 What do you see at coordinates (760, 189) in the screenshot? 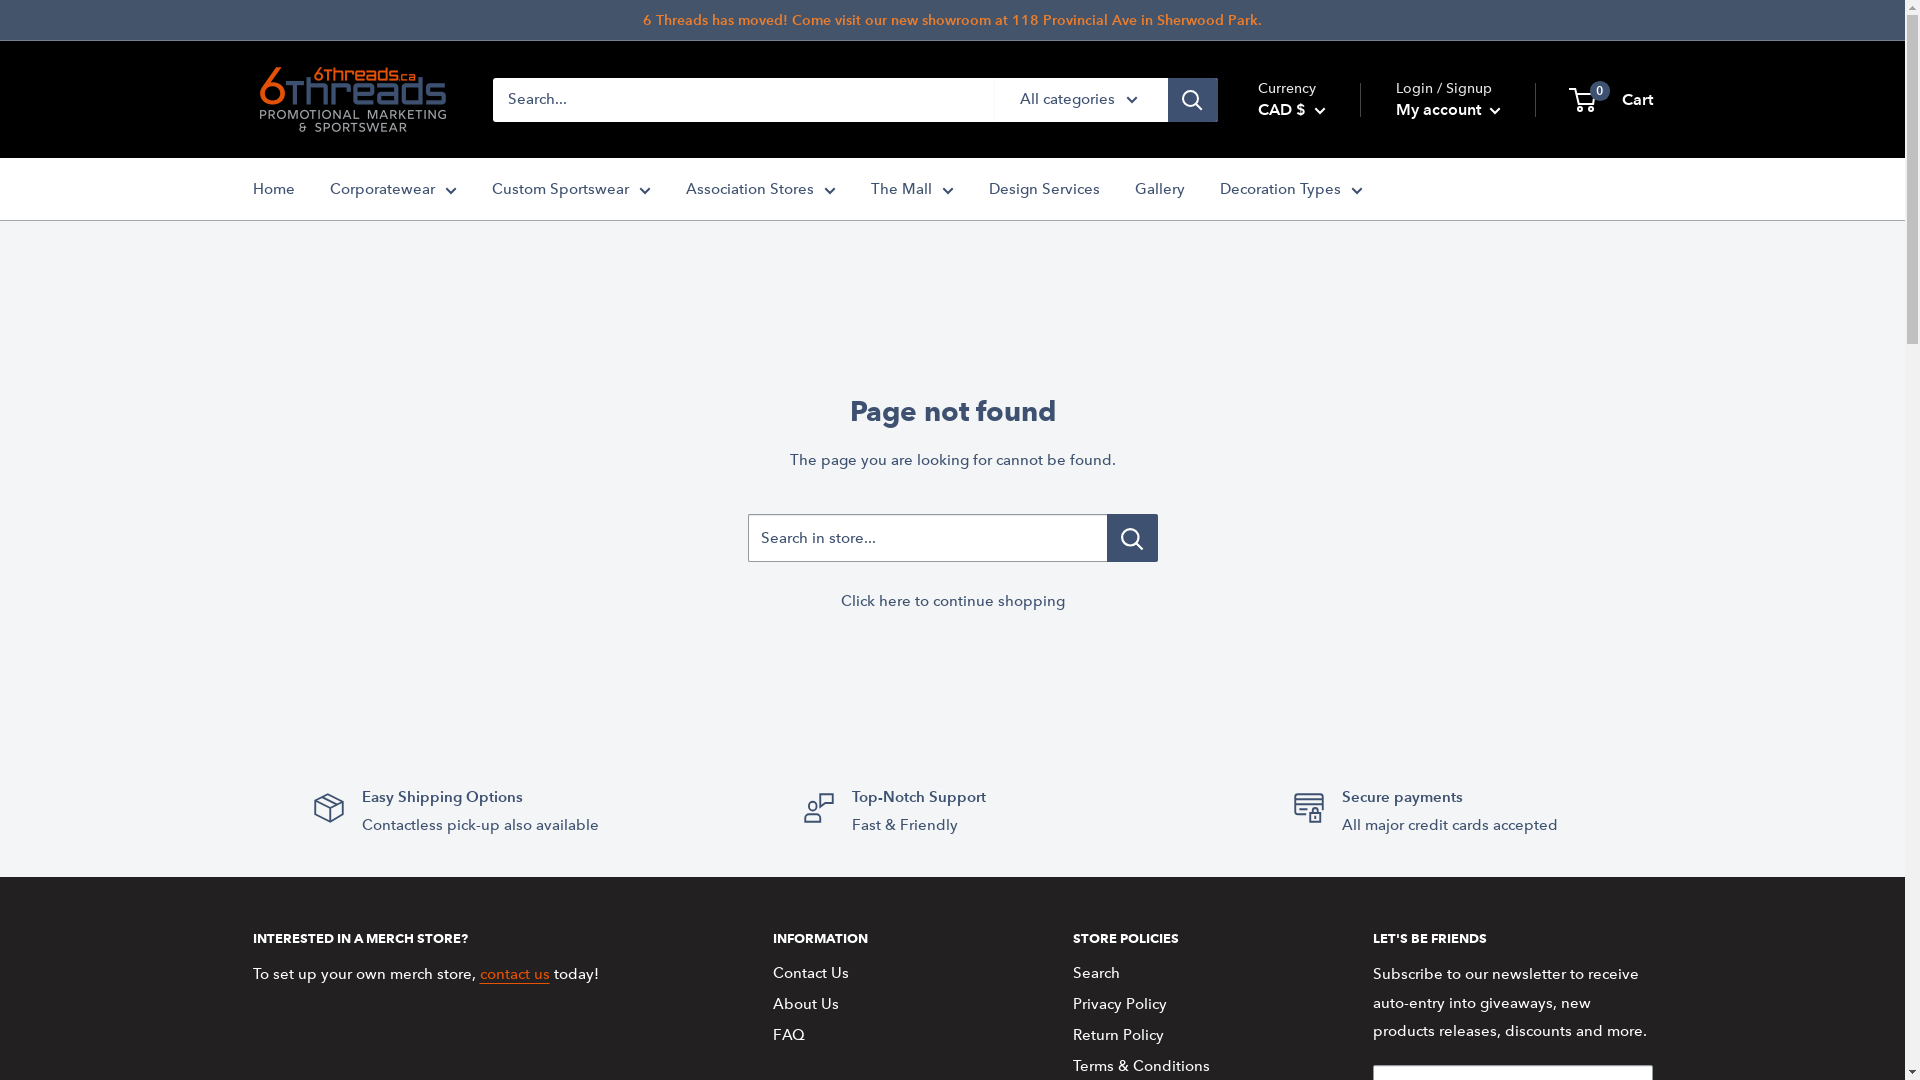
I see `'Association Stores'` at bounding box center [760, 189].